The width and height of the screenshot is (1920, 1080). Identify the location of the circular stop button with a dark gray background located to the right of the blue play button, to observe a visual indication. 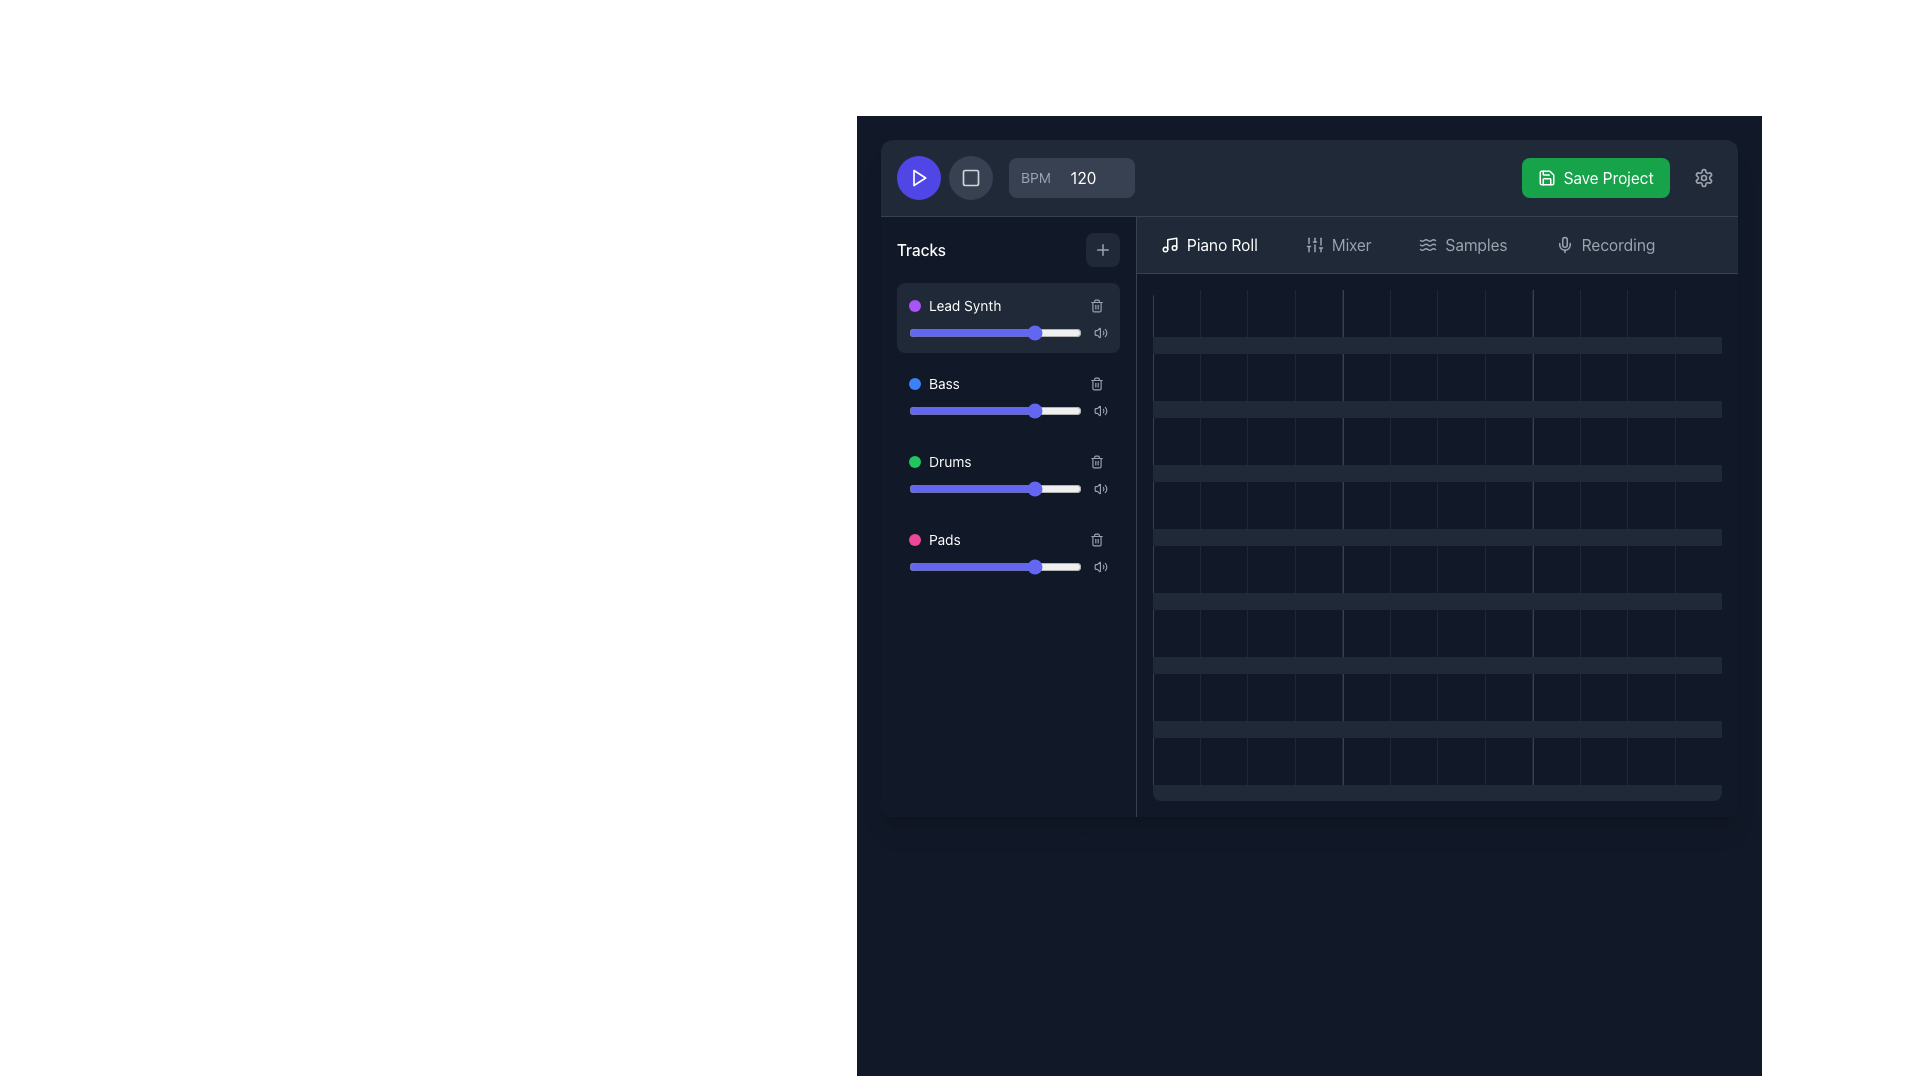
(970, 176).